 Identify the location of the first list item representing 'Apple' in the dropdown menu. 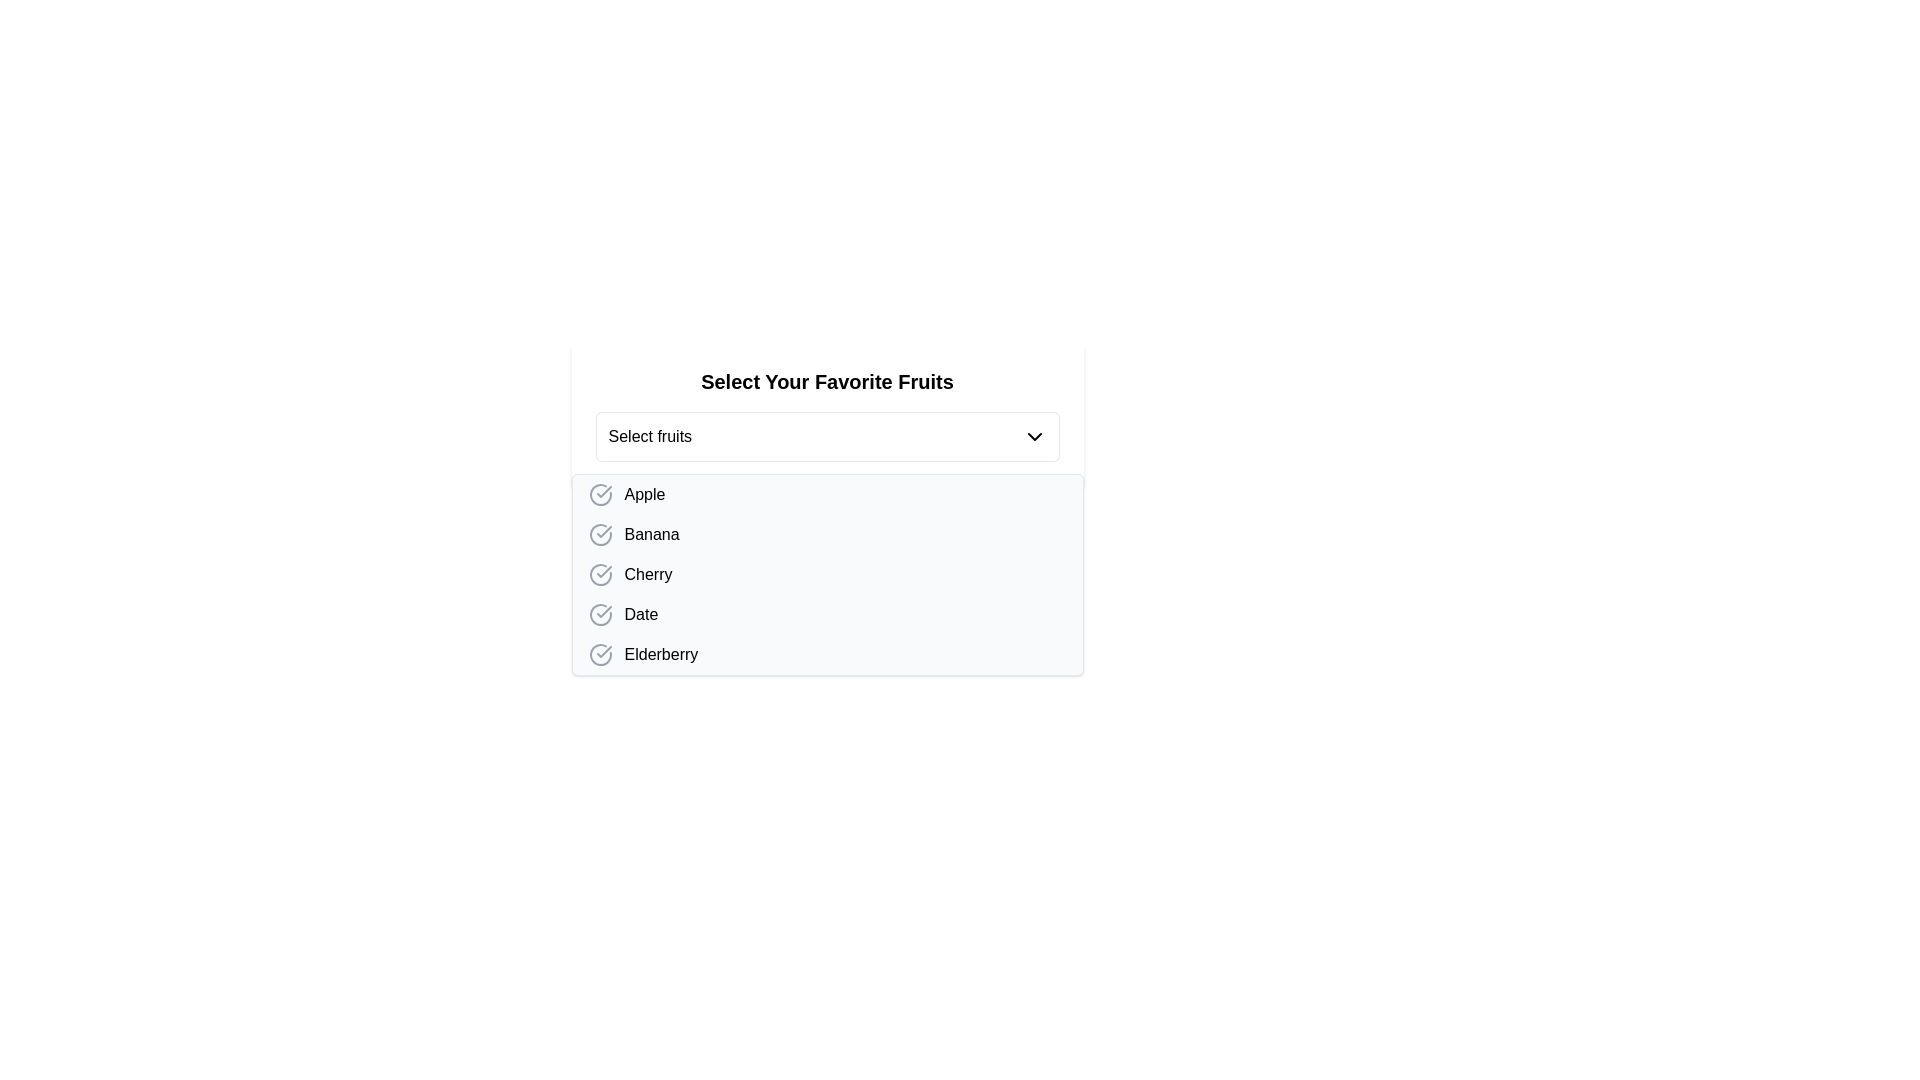
(827, 494).